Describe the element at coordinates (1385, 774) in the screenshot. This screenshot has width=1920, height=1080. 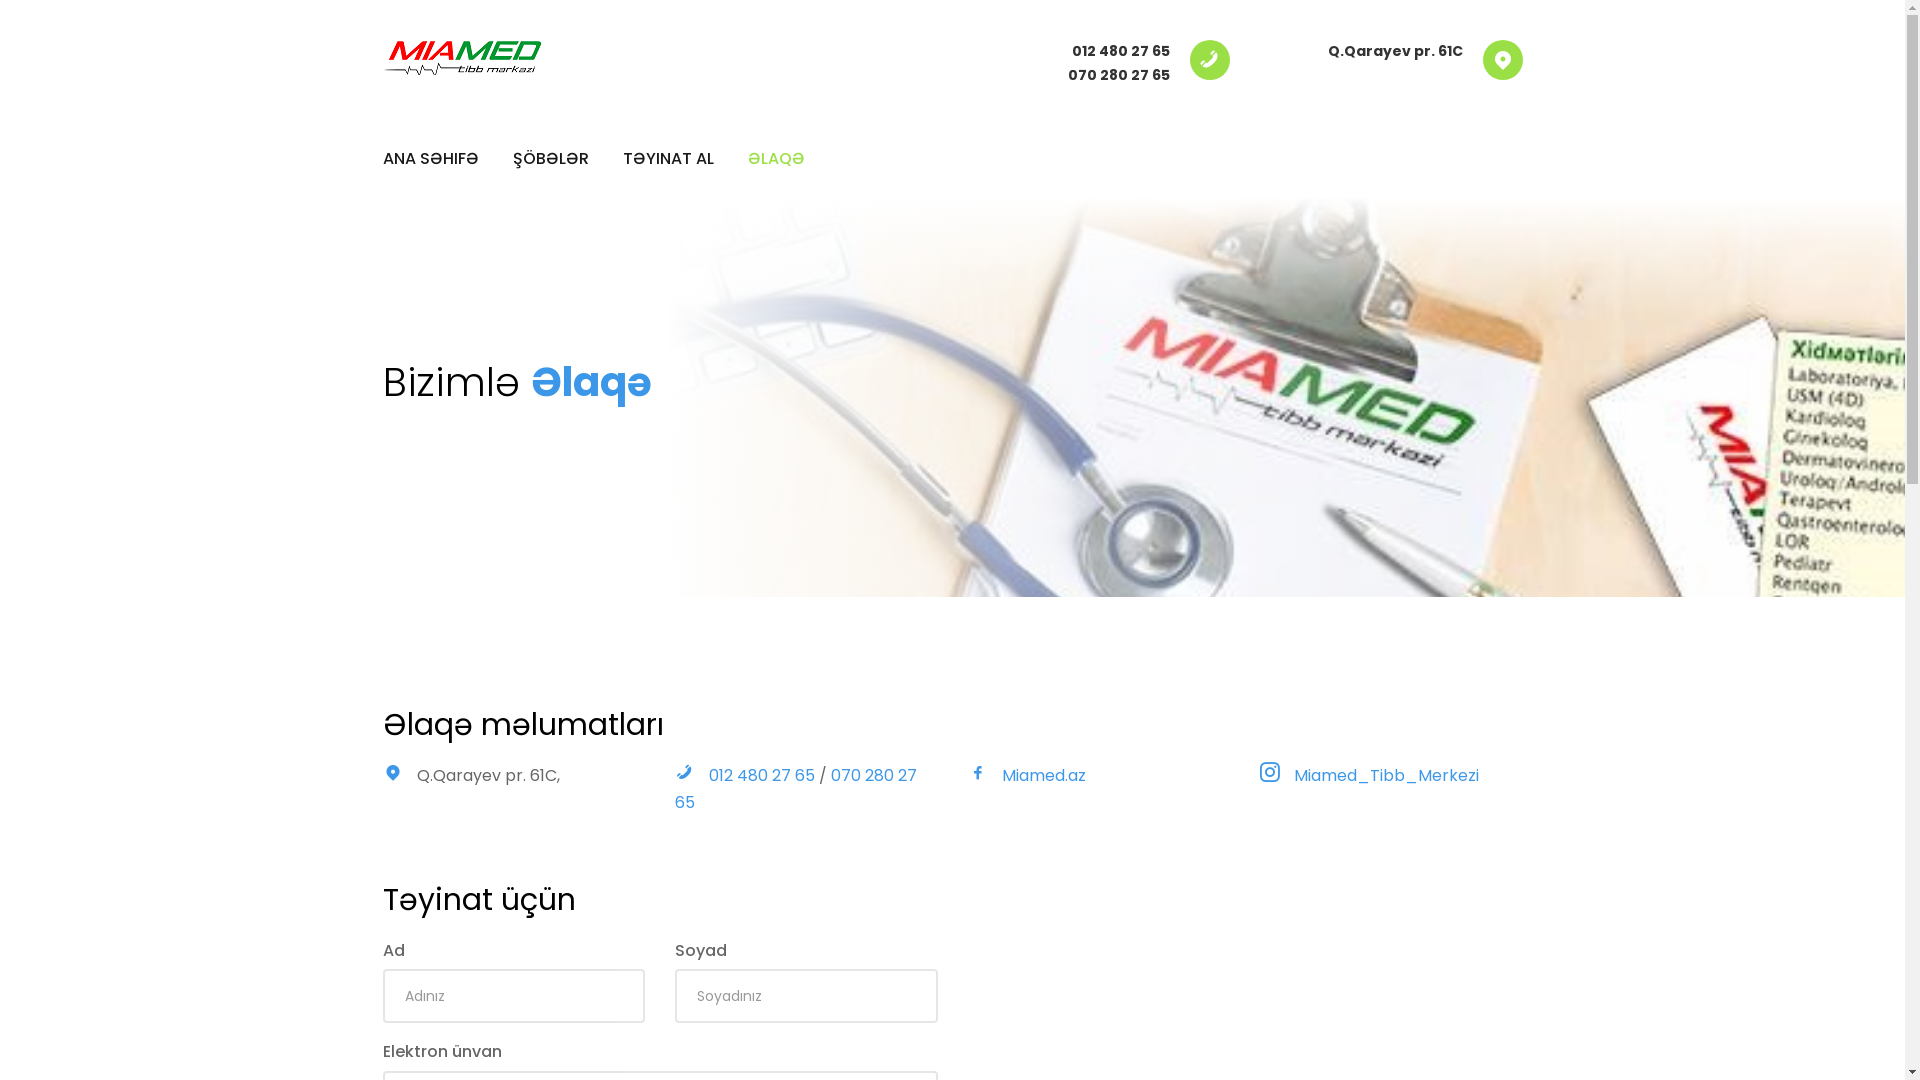
I see `'Miamed_Tibb_Merkezi'` at that location.